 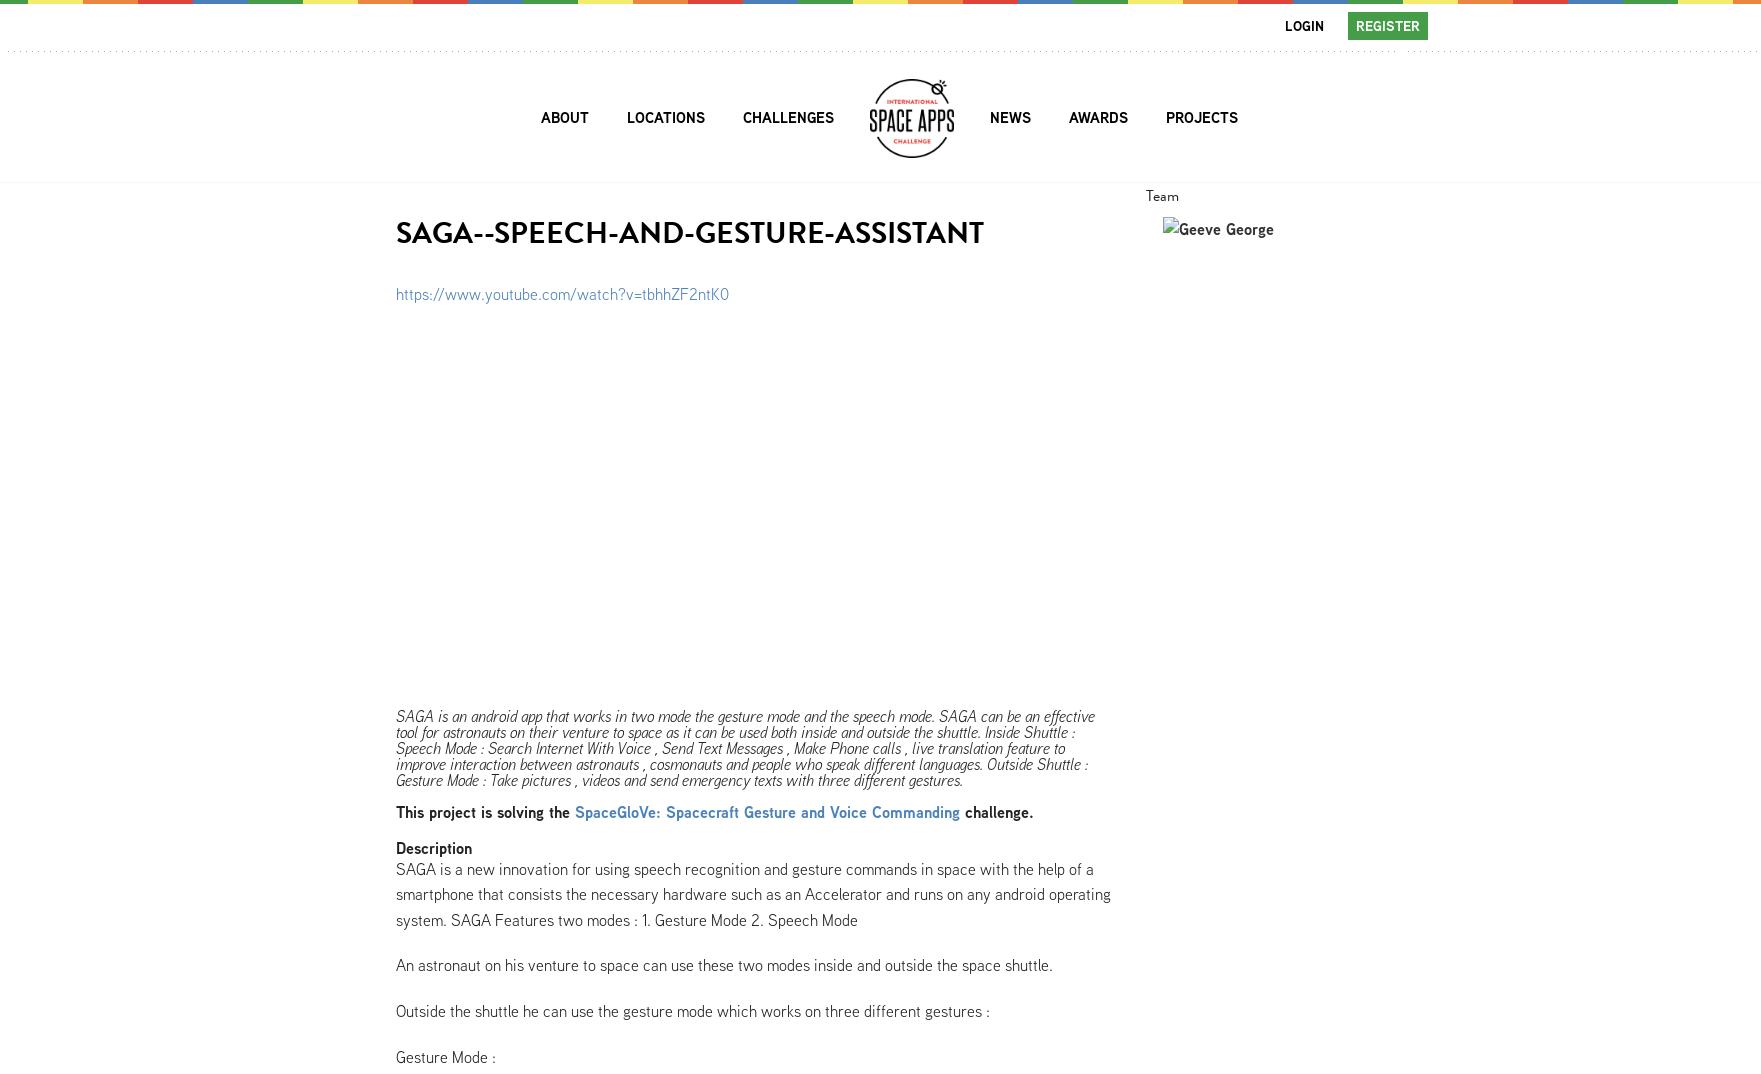 What do you see at coordinates (393, 231) in the screenshot?
I see `'saga--speech-and-gesture-assistant'` at bounding box center [393, 231].